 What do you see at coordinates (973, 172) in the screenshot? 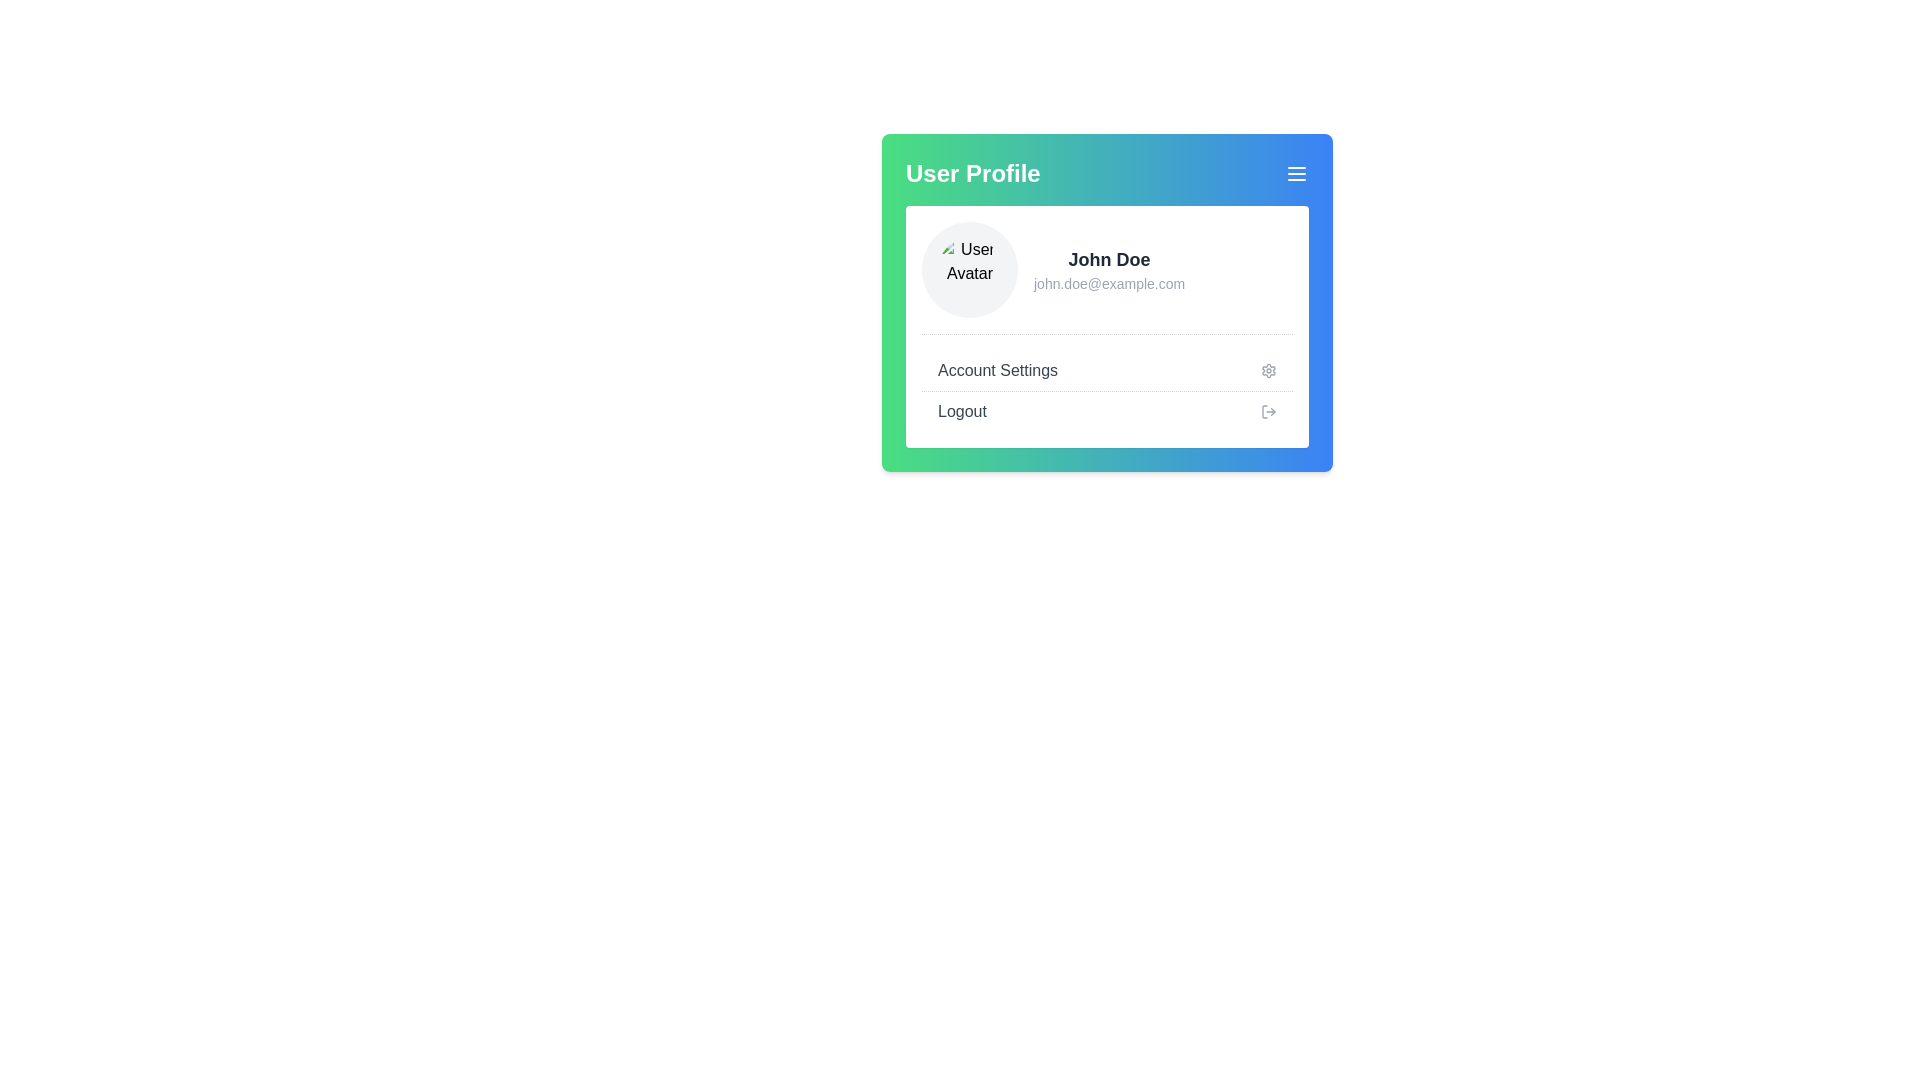
I see `the text label that serves as the header indicating the primary topic of the user profile within the header section of the user interface card` at bounding box center [973, 172].